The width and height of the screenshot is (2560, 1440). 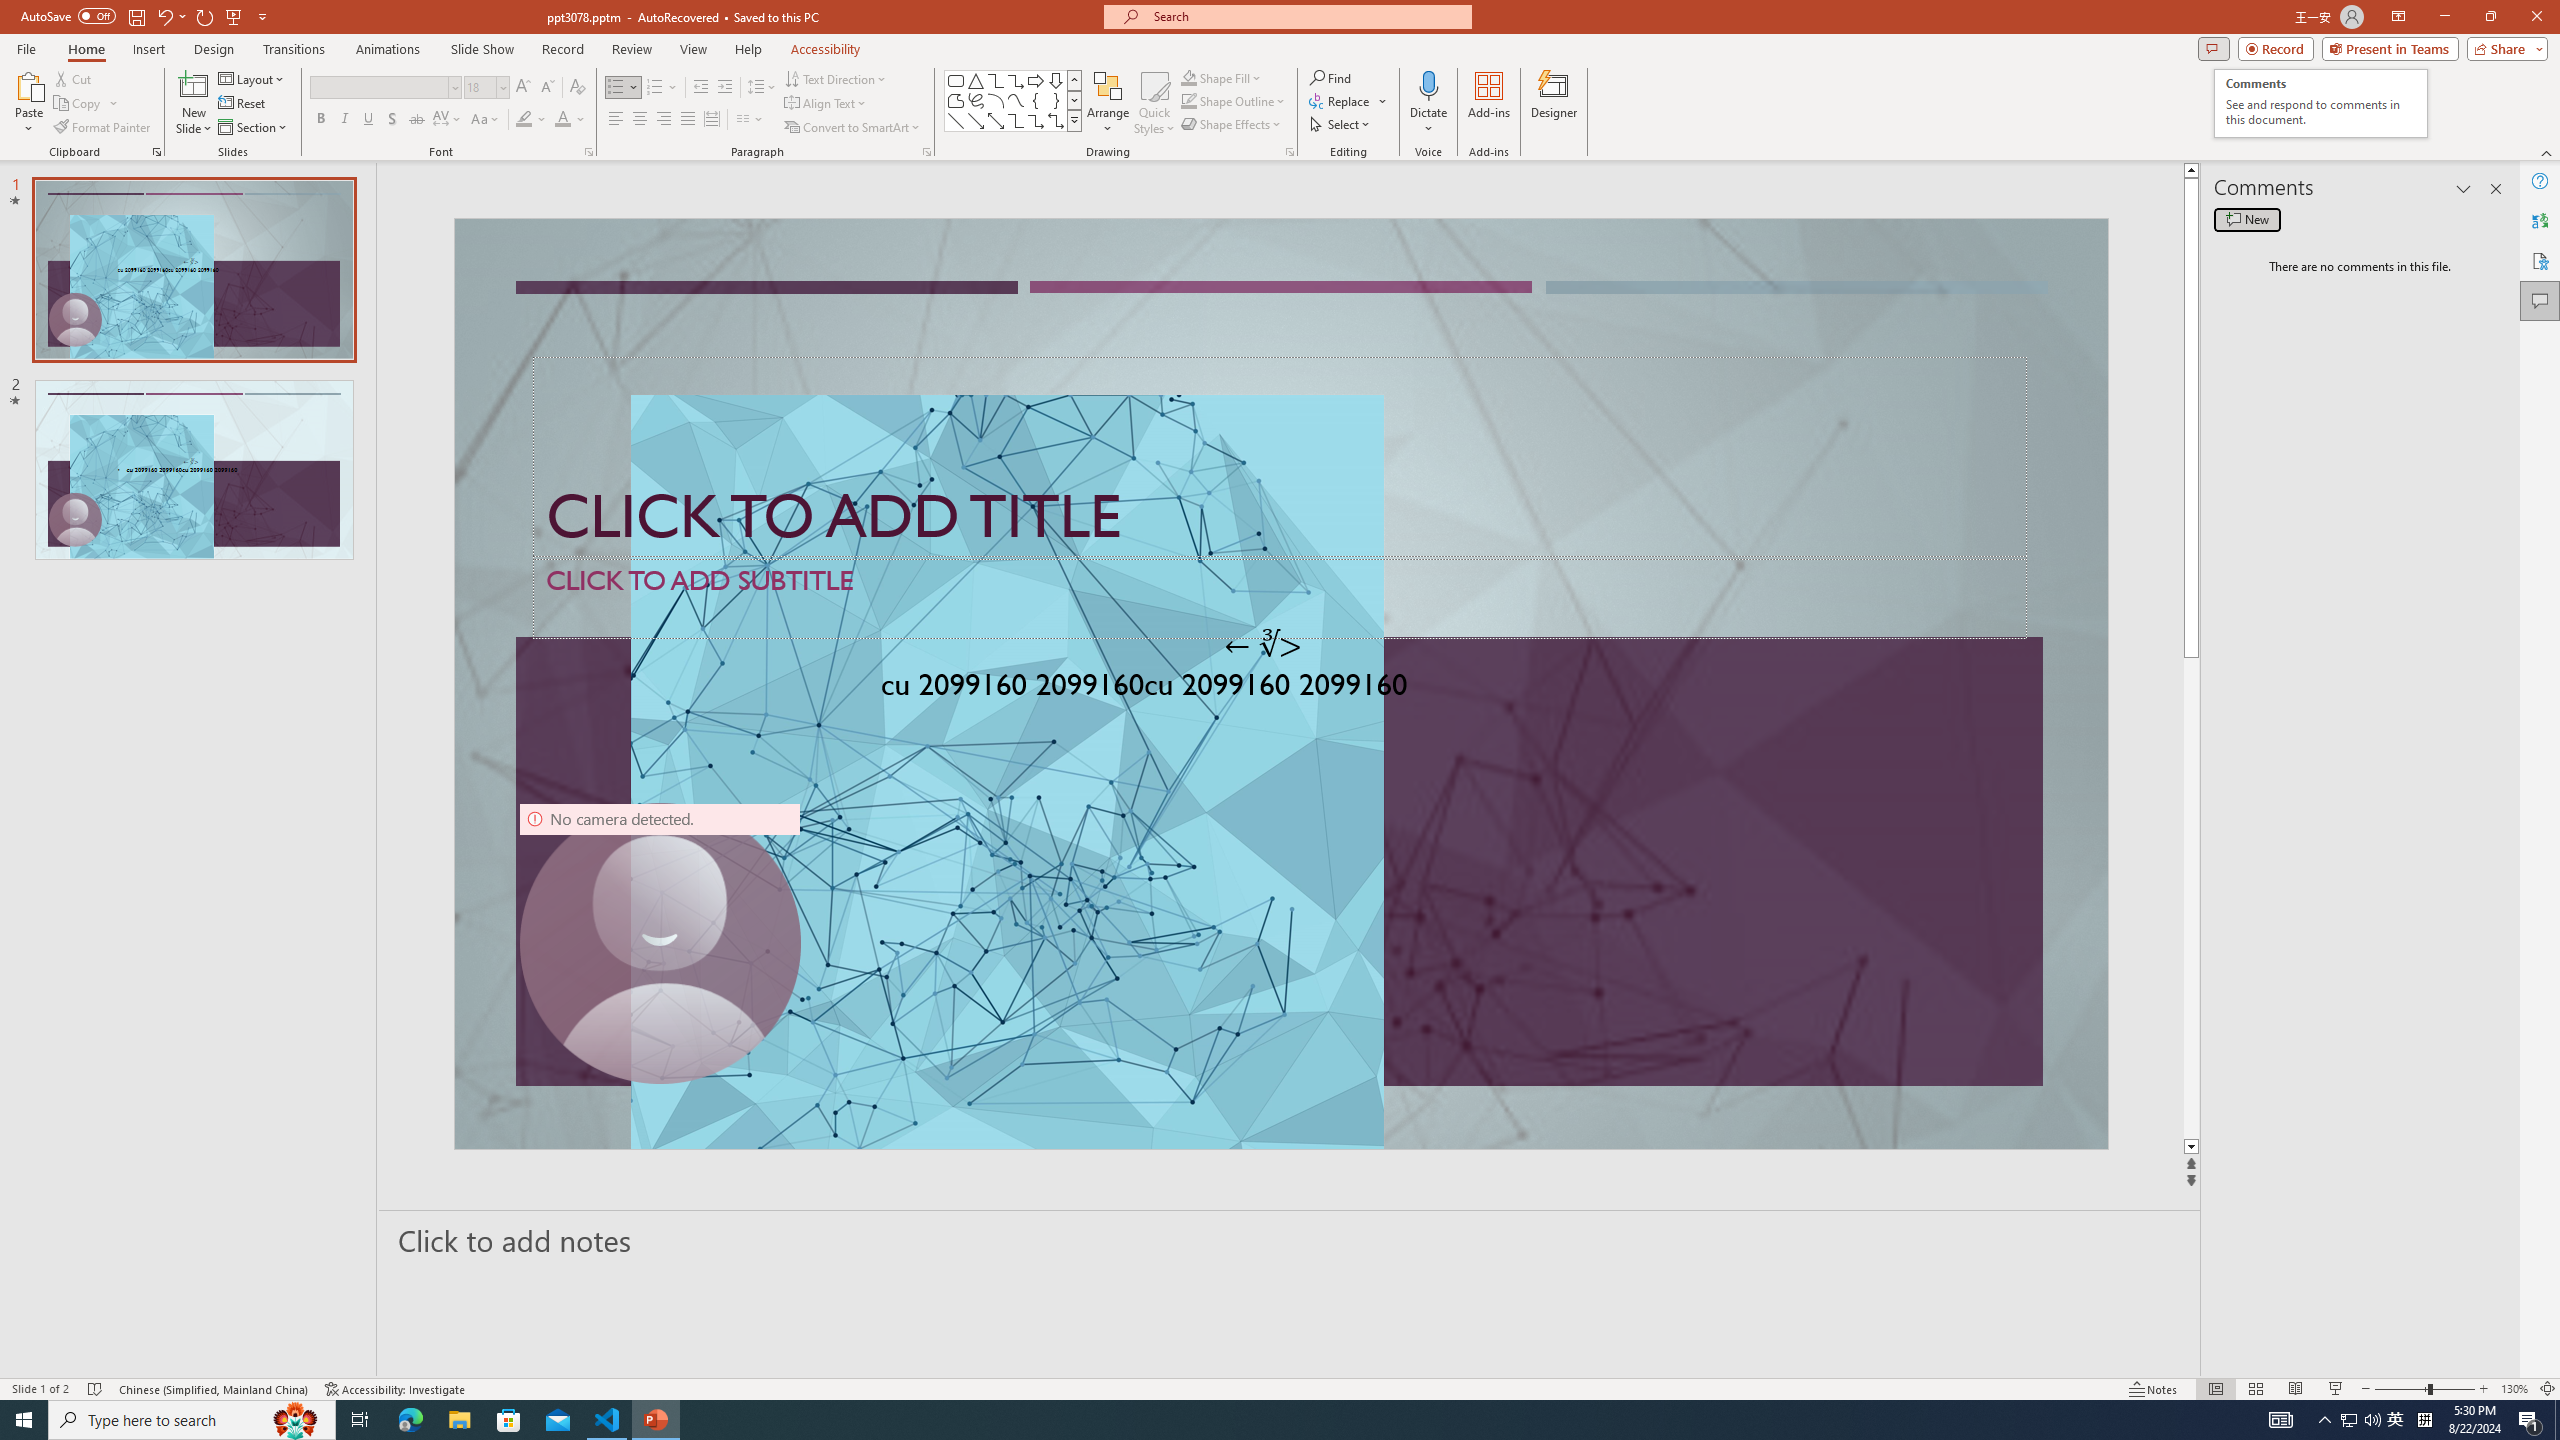 I want to click on 'Shape Outline Green, Accent 1', so click(x=1189, y=99).